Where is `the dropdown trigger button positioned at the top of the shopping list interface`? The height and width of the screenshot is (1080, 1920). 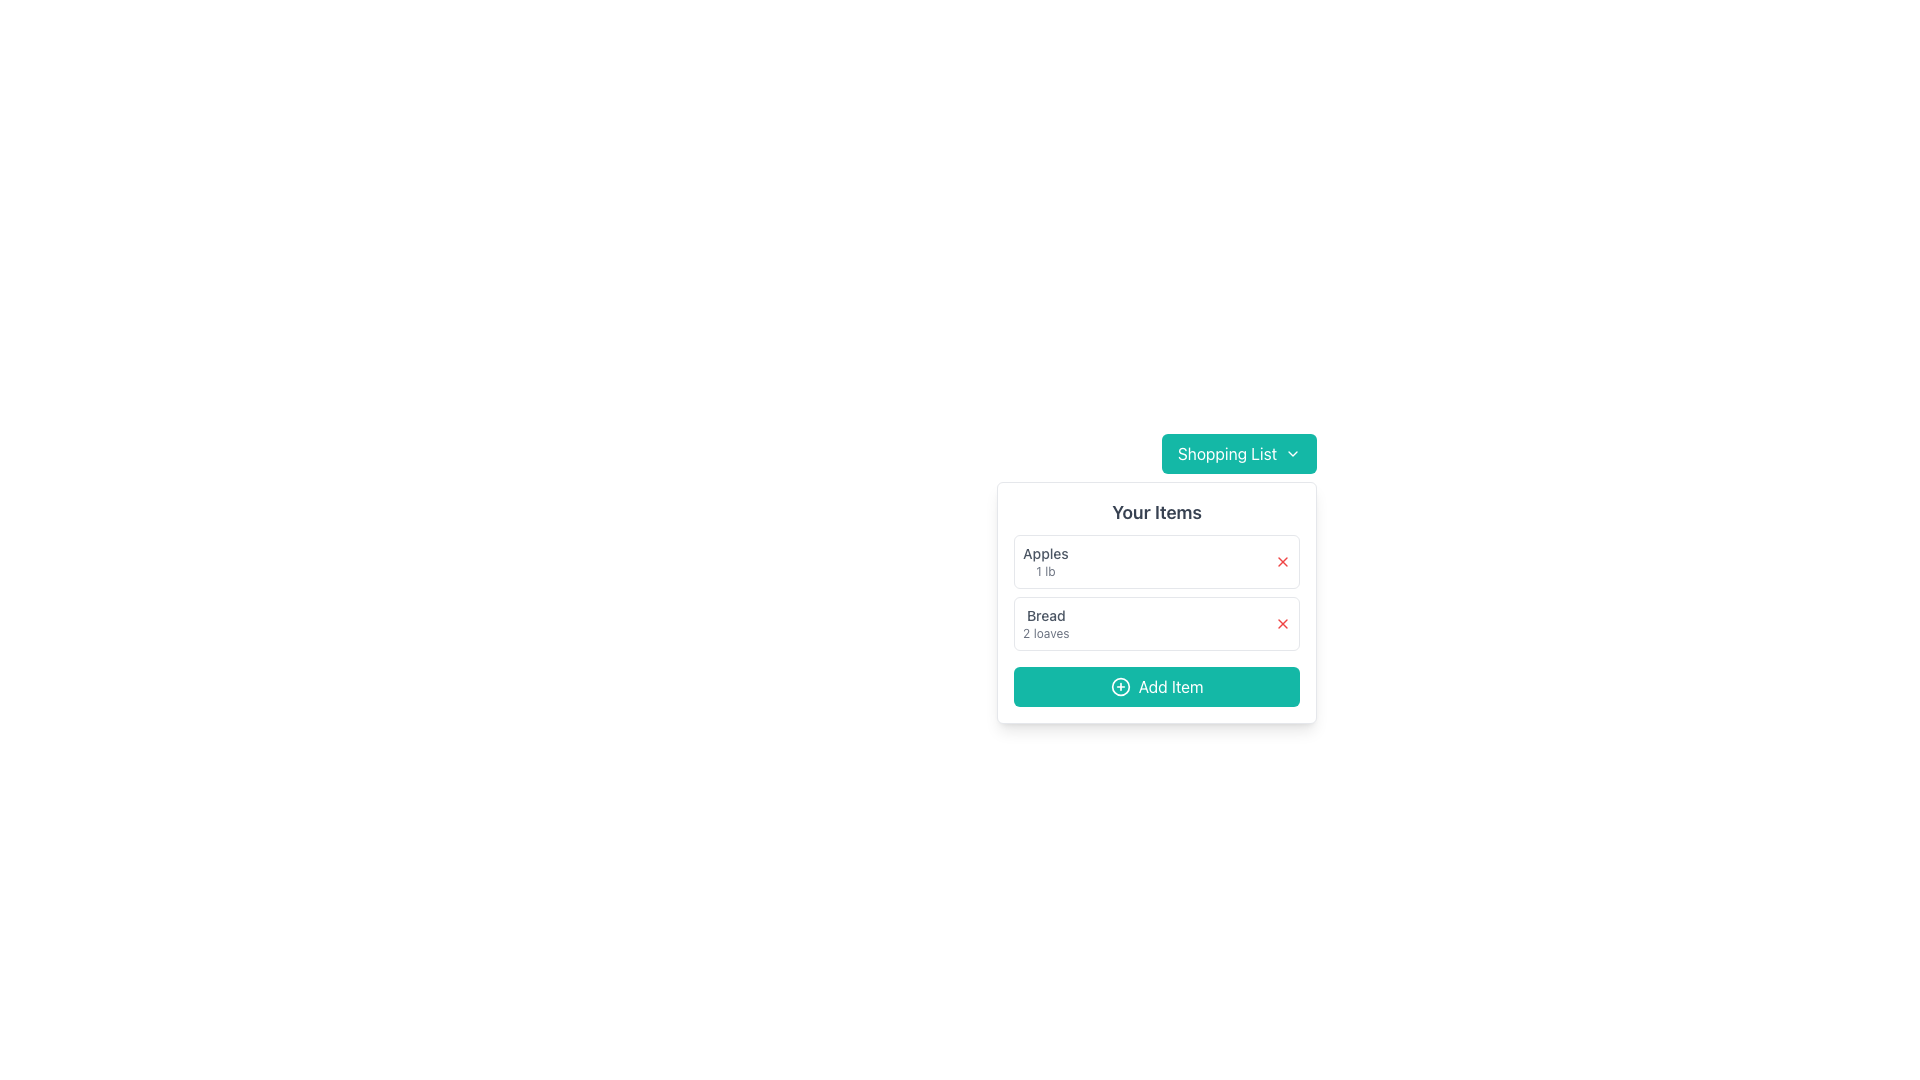 the dropdown trigger button positioned at the top of the shopping list interface is located at coordinates (1238, 454).